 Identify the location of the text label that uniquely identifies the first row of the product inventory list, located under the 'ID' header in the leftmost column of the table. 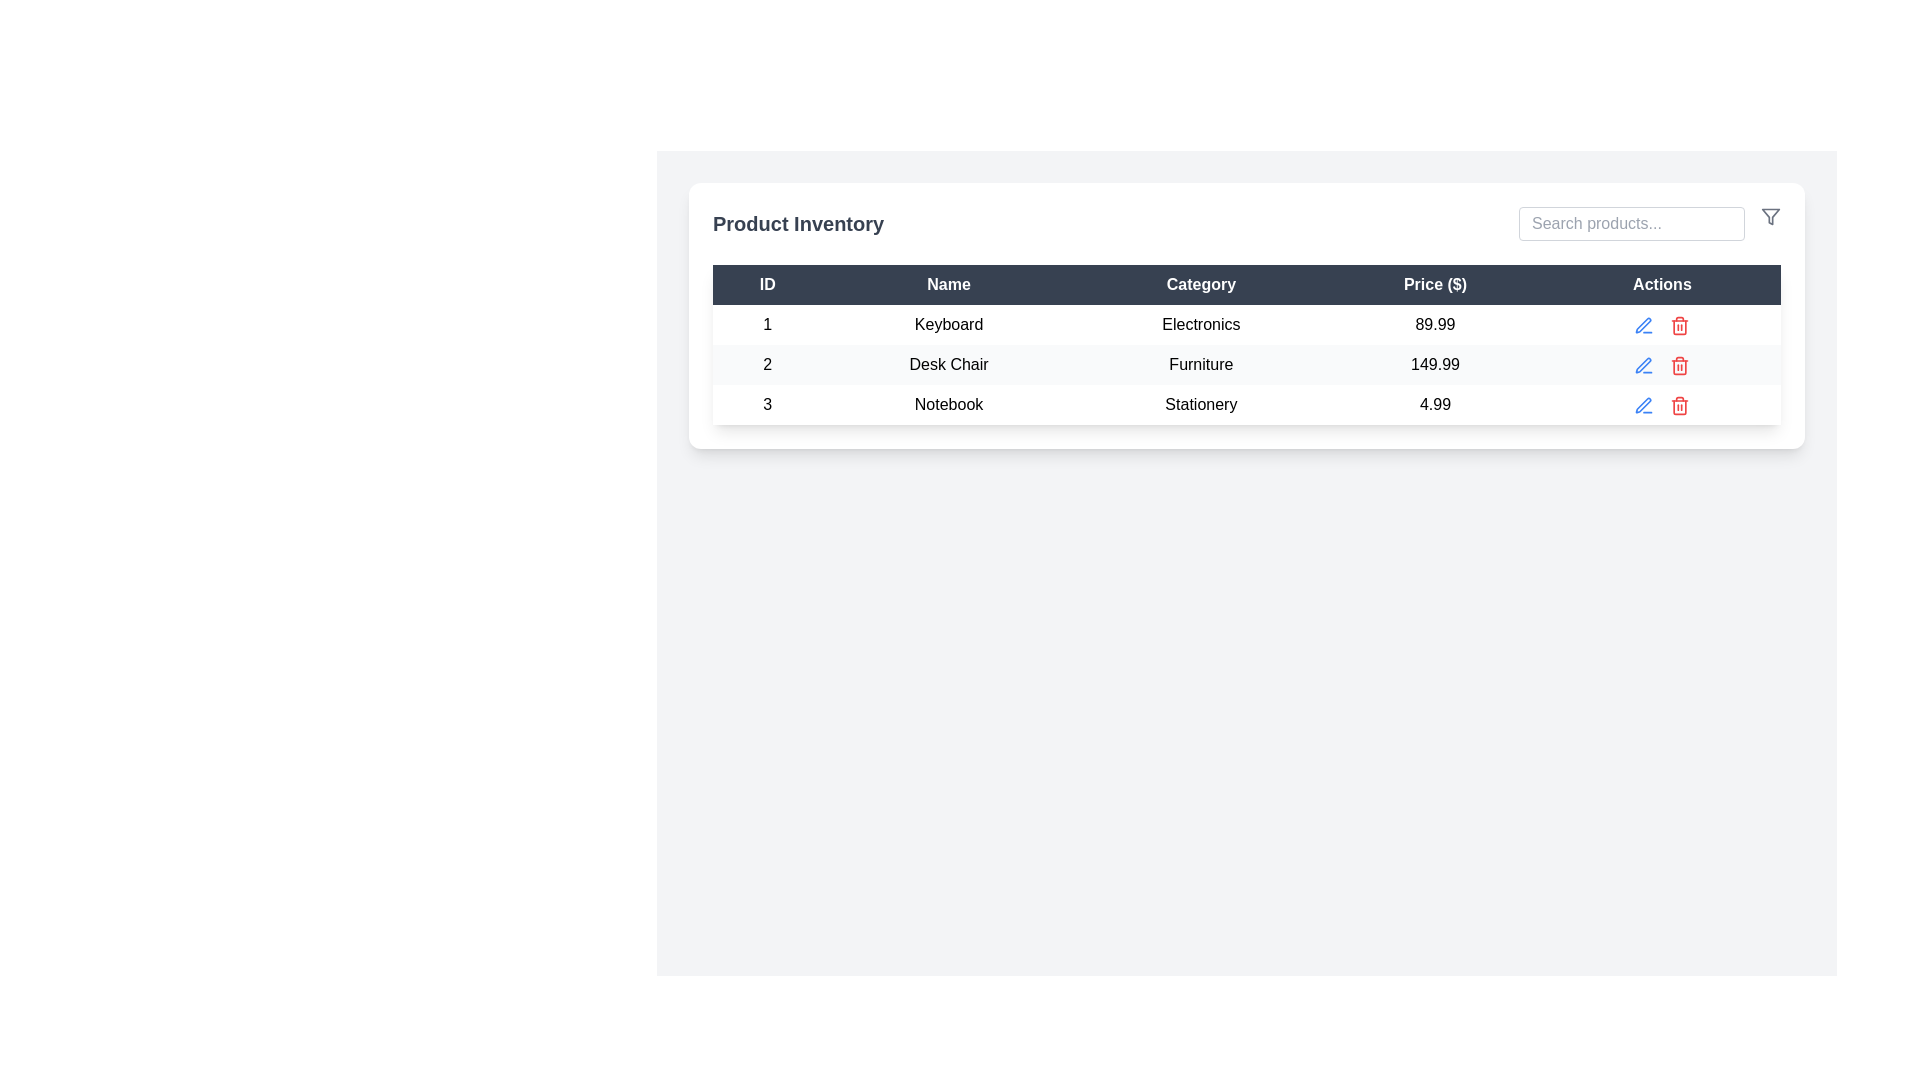
(766, 323).